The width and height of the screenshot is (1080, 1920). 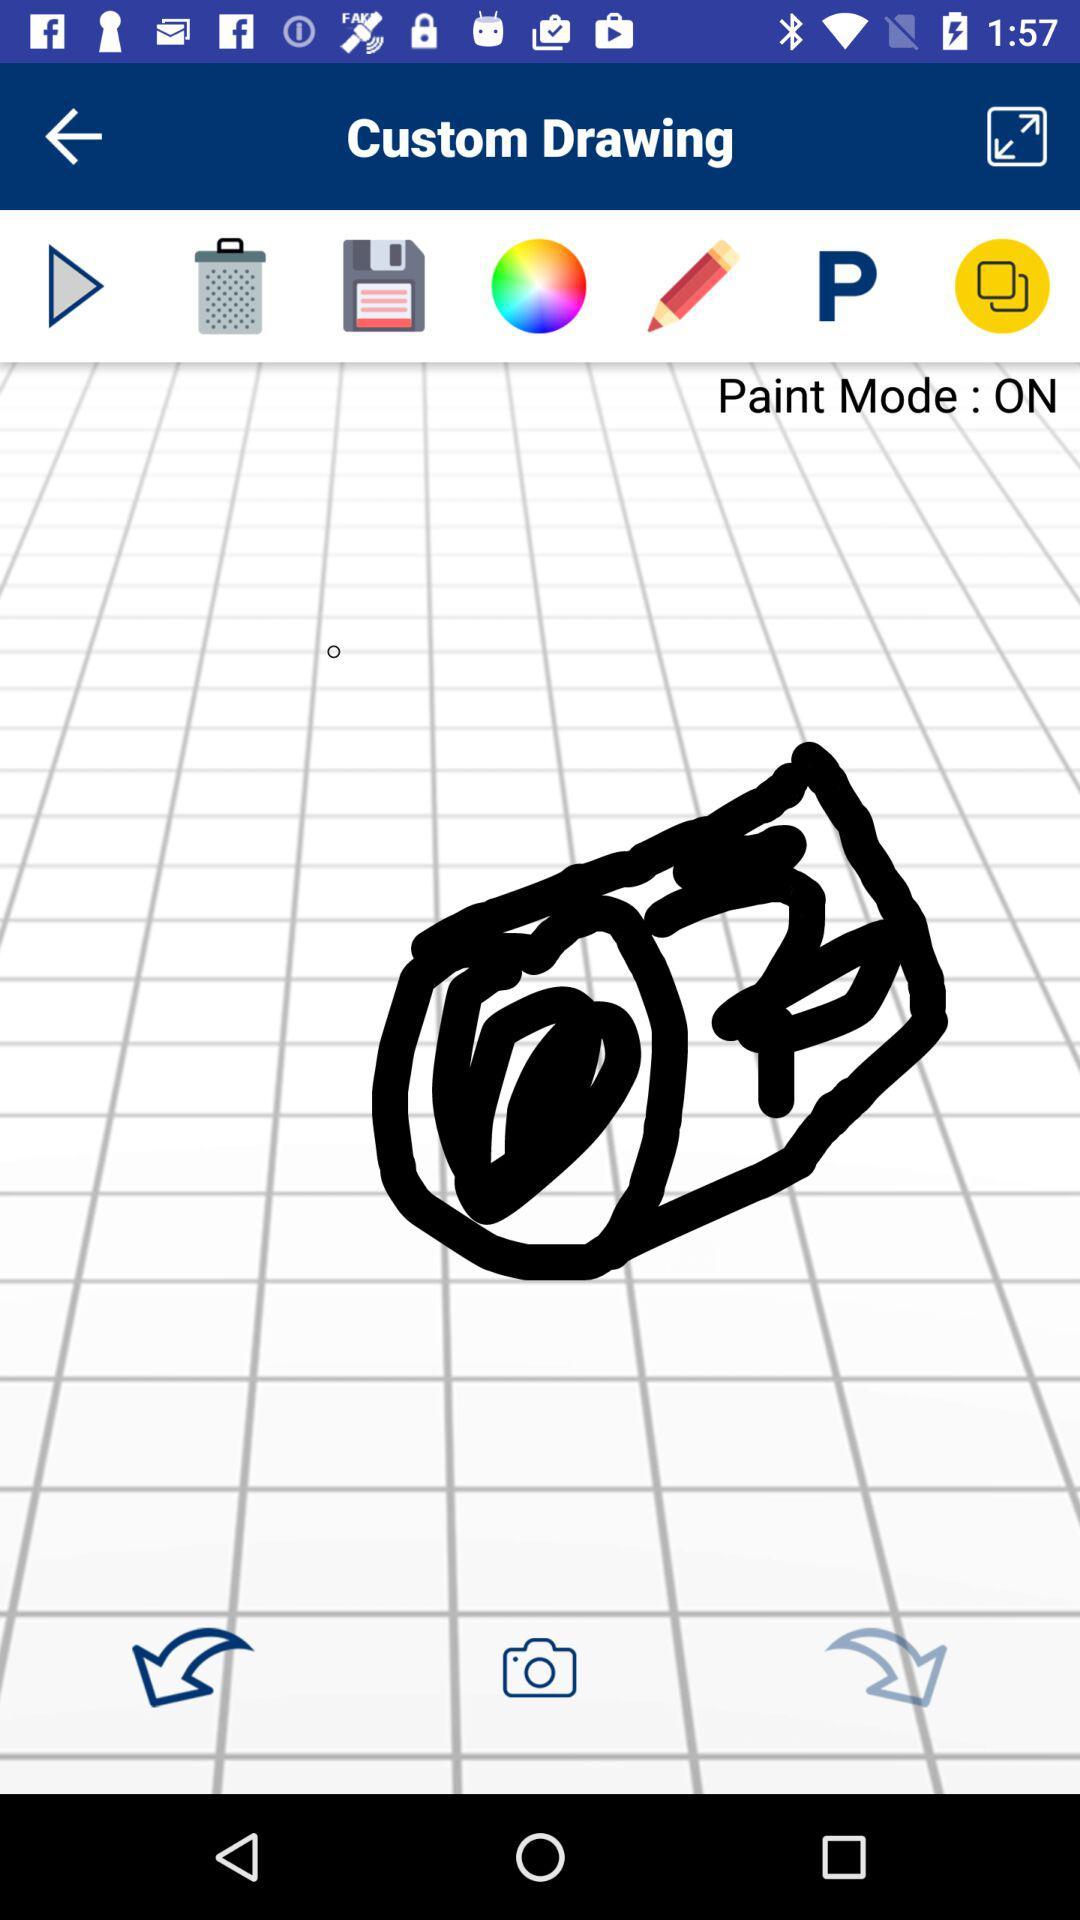 I want to click on the copy icon, so click(x=1002, y=285).